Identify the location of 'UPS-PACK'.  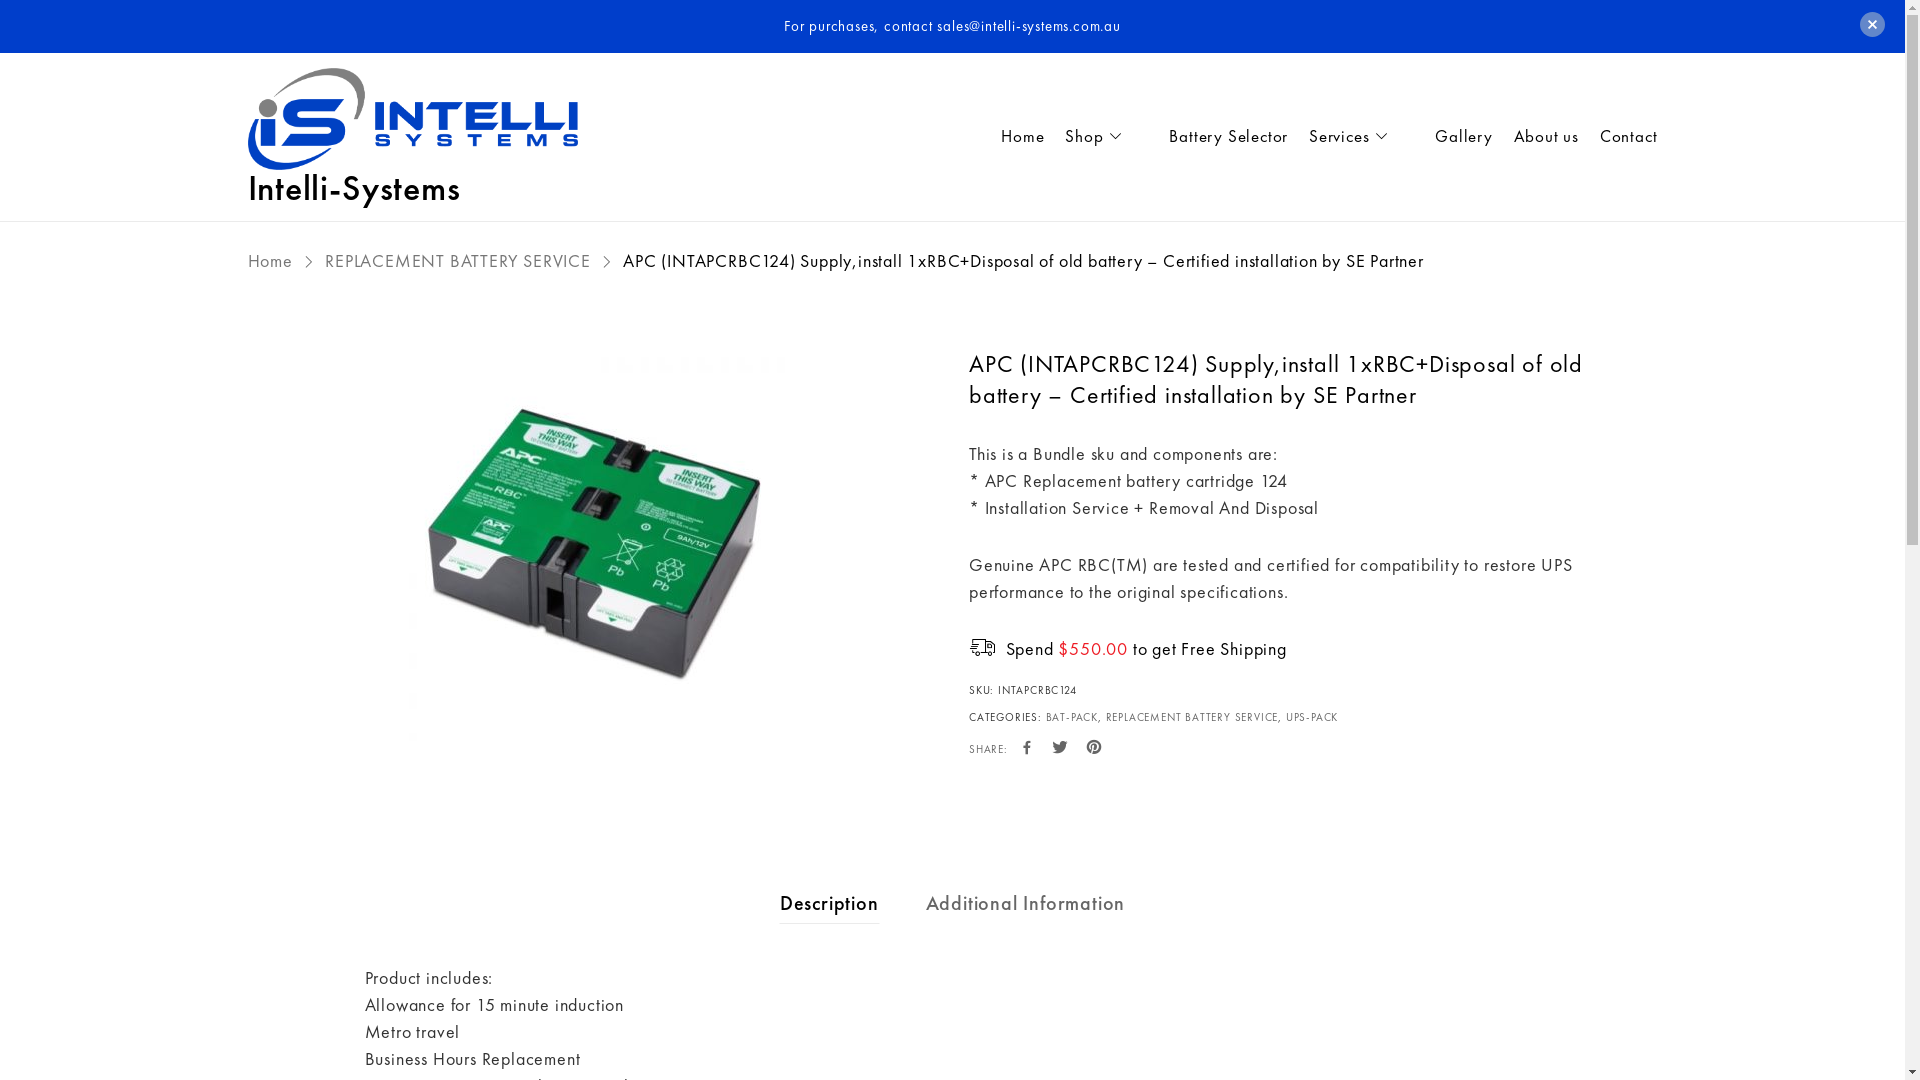
(1311, 716).